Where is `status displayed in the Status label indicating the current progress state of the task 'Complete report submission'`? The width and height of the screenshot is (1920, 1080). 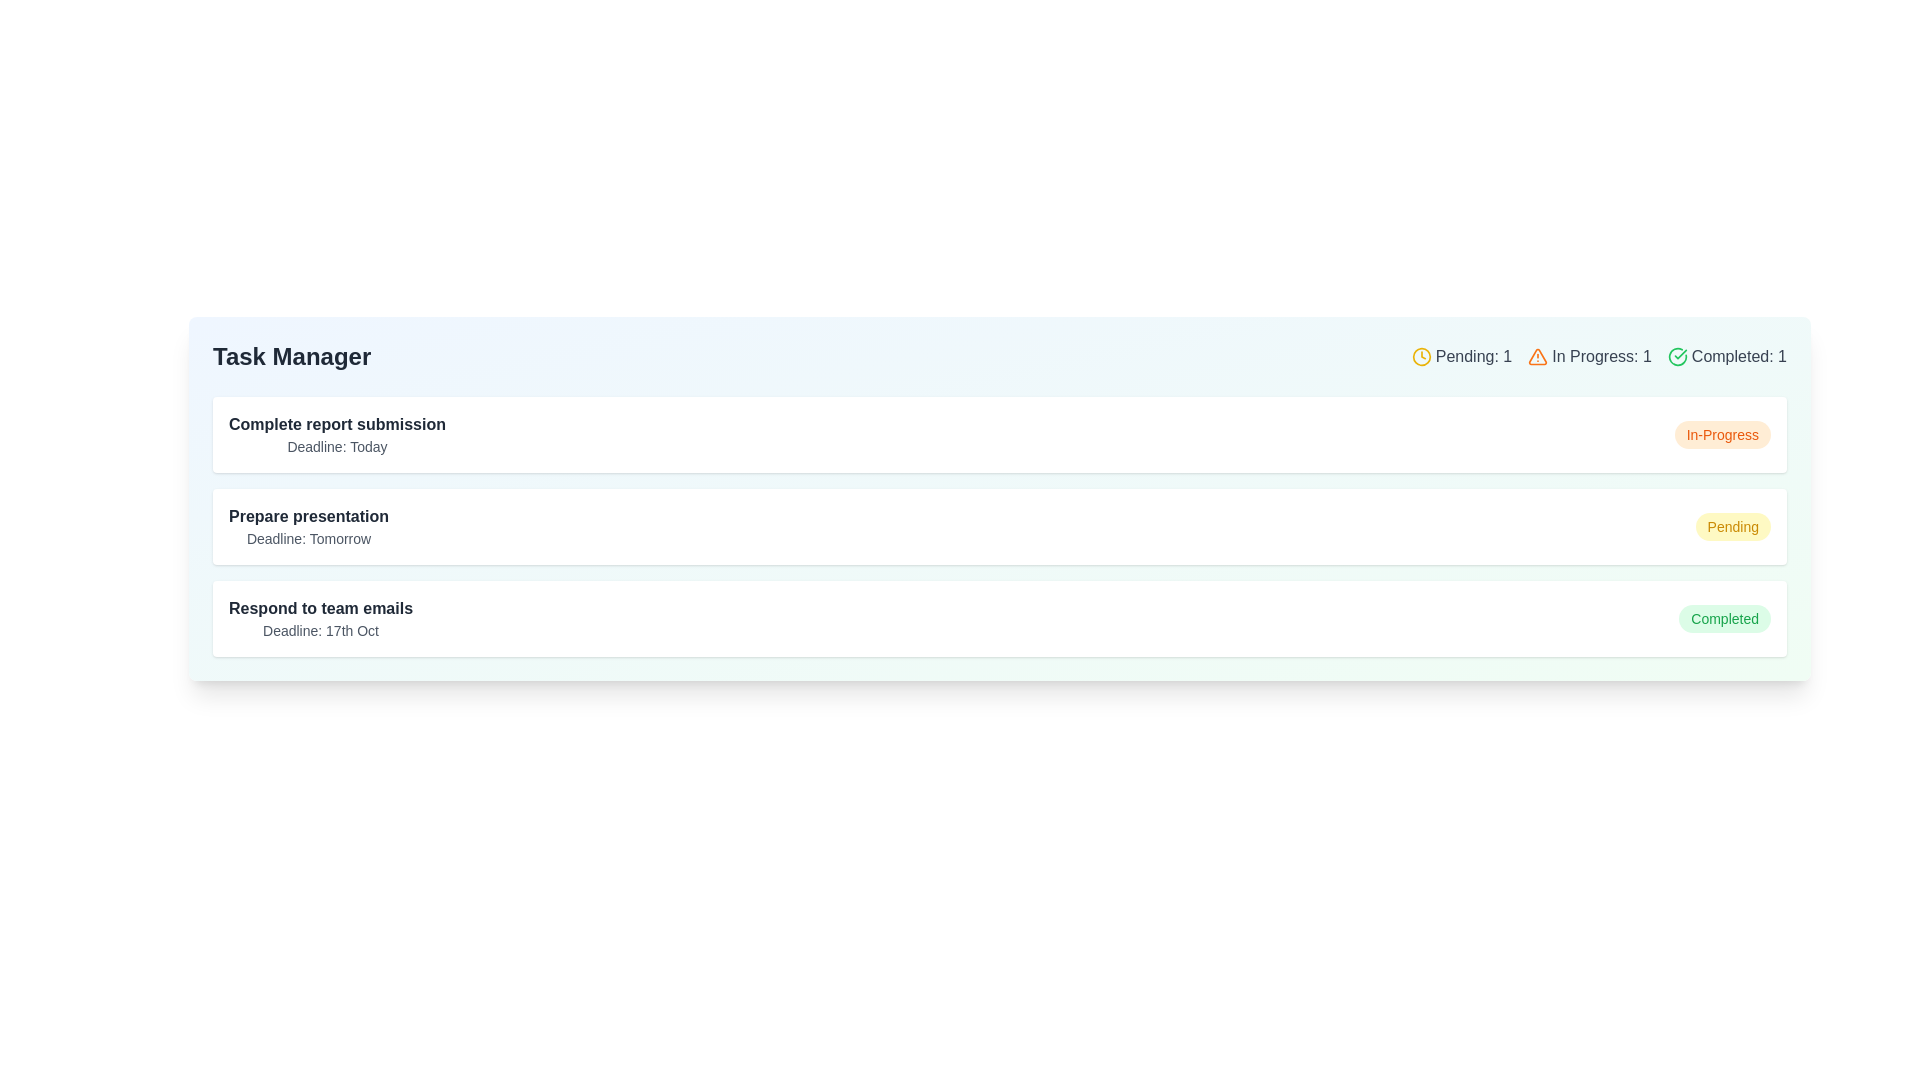
status displayed in the Status label indicating the current progress state of the task 'Complete report submission' is located at coordinates (1721, 434).